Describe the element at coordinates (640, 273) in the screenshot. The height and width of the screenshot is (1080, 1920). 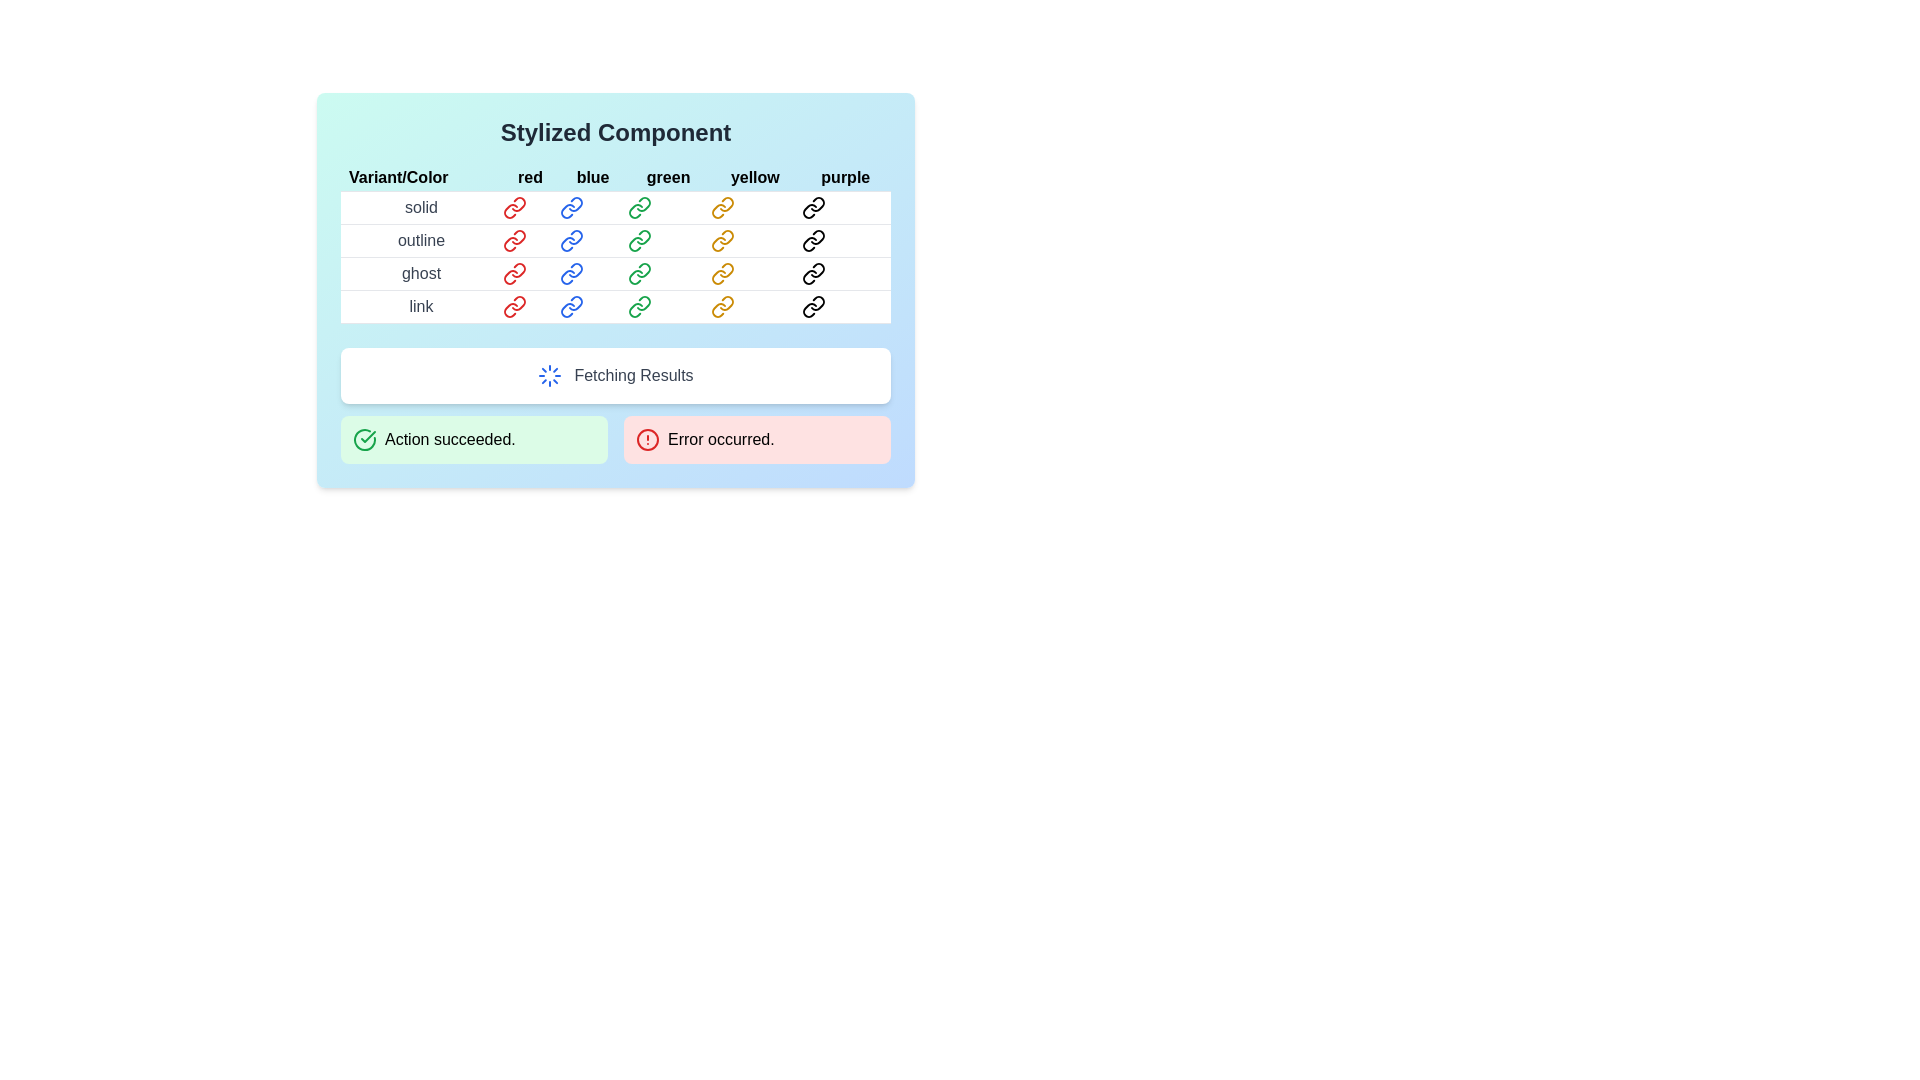
I see `the green link icon in the 'ghost' row and 'green' column of the 'Stylized Component' grid to change its appearance` at that location.